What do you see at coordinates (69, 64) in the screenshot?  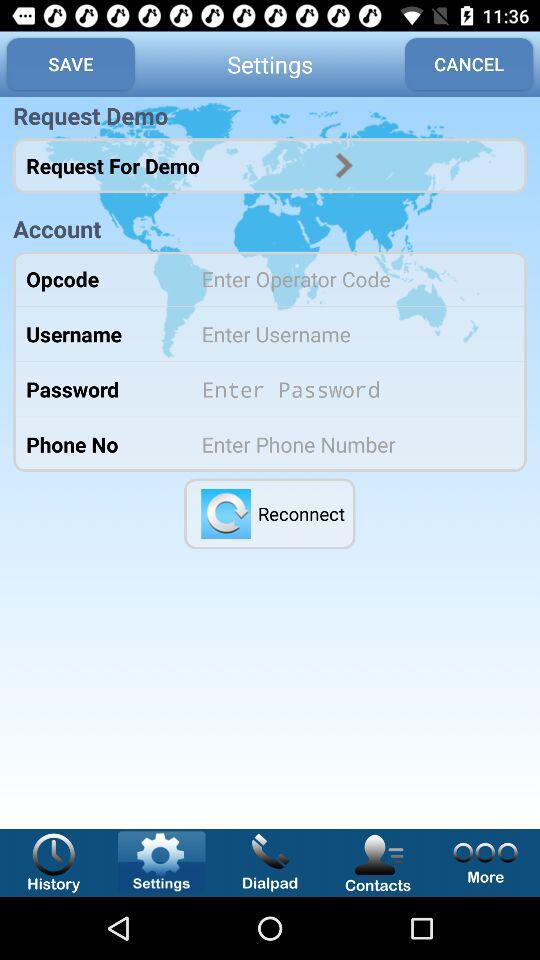 I see `the icon next to settings` at bounding box center [69, 64].